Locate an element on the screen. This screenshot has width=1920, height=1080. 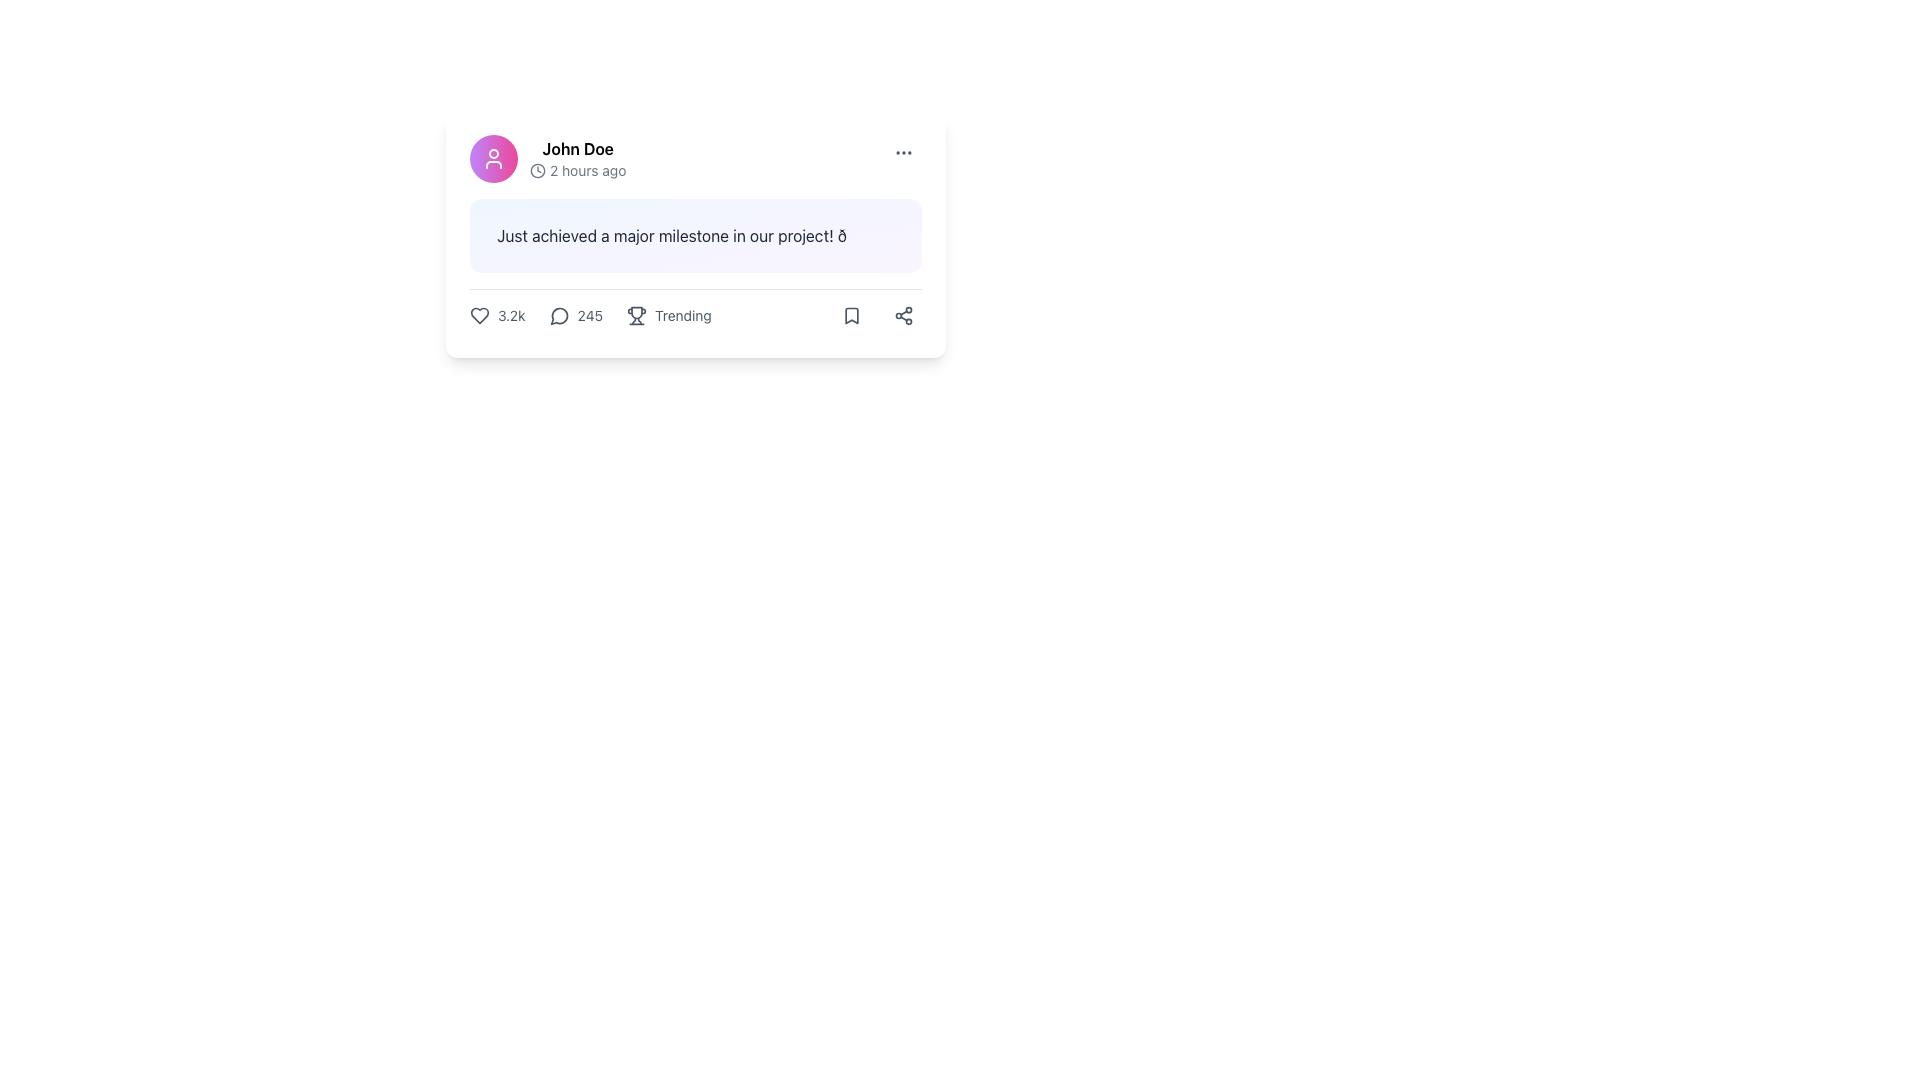
the 'Trending' text label that is styled with a small gray font, located in the bottom section of a content card, following a trophy icon and aligned horizontally with it is located at coordinates (683, 315).